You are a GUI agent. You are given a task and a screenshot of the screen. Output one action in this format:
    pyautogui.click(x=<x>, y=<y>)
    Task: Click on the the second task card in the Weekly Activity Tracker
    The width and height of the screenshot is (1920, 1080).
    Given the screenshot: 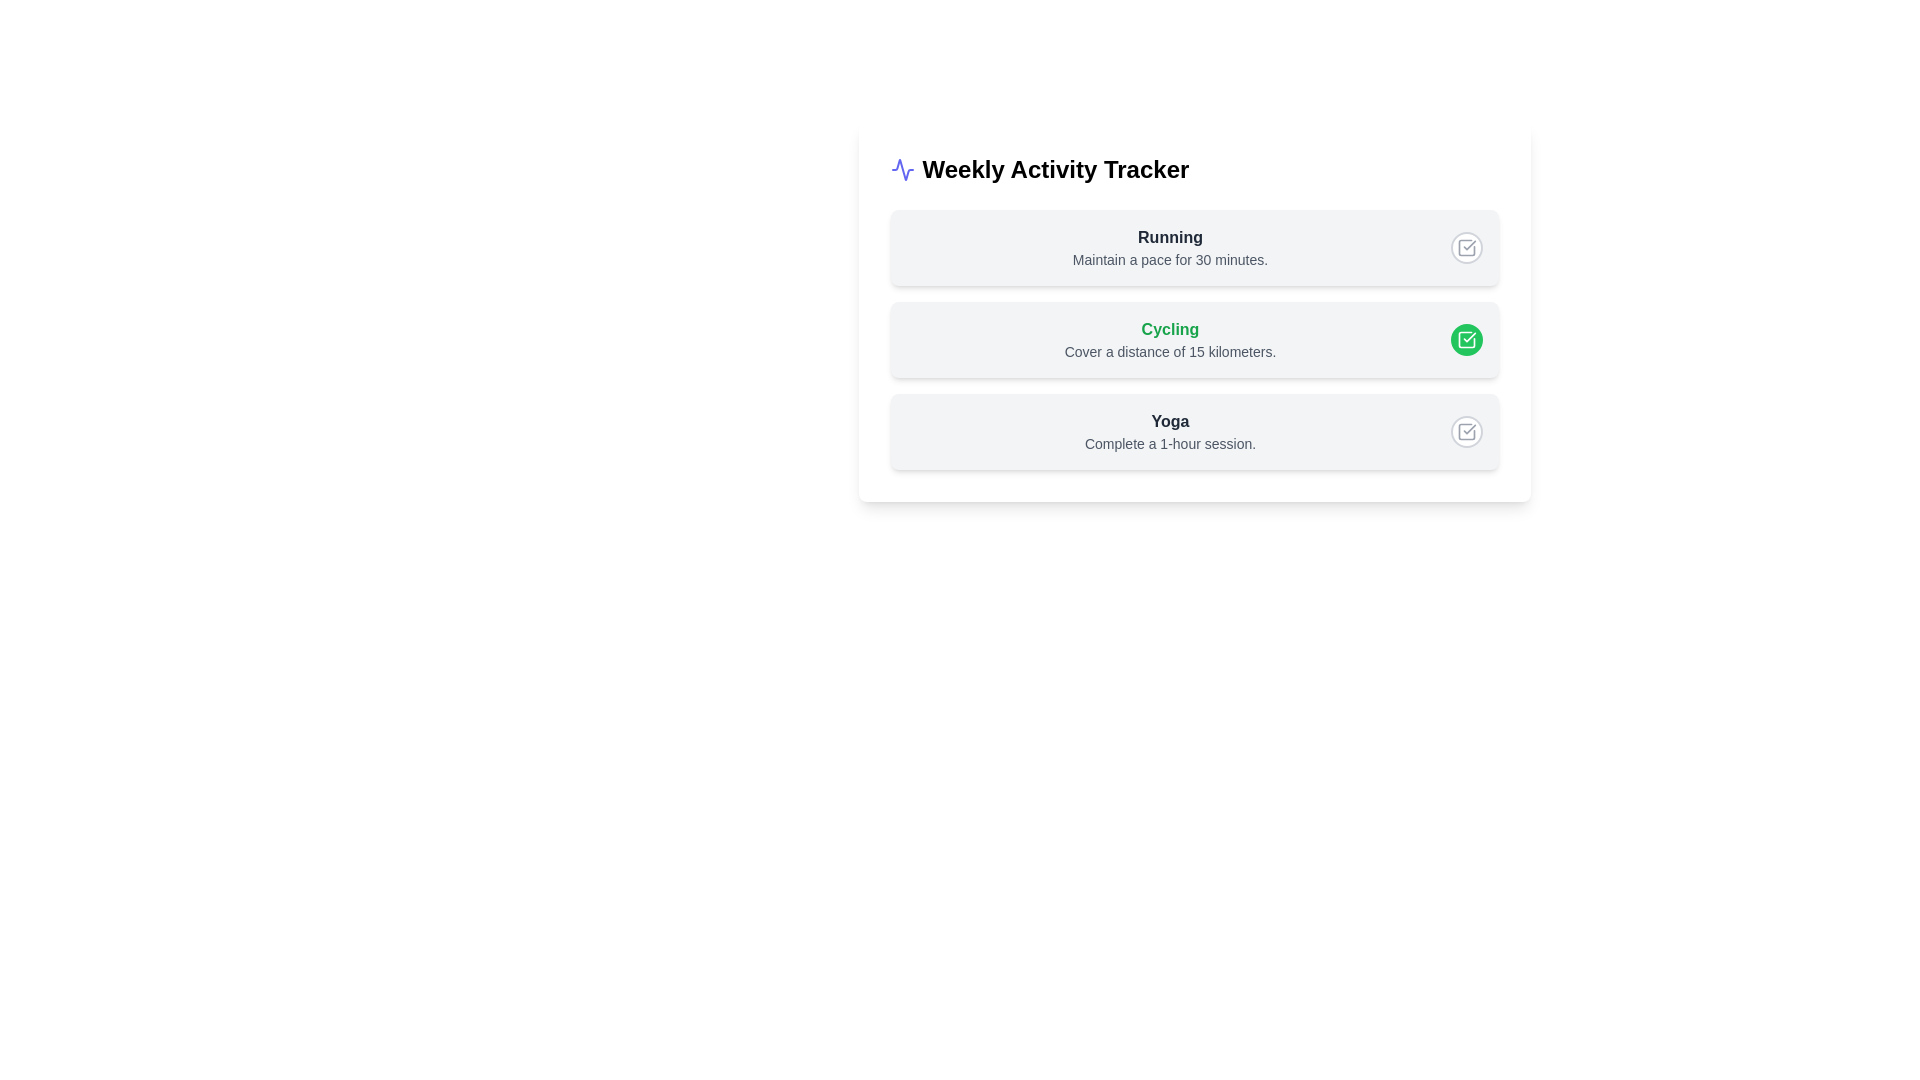 What is the action you would take?
    pyautogui.click(x=1194, y=312)
    